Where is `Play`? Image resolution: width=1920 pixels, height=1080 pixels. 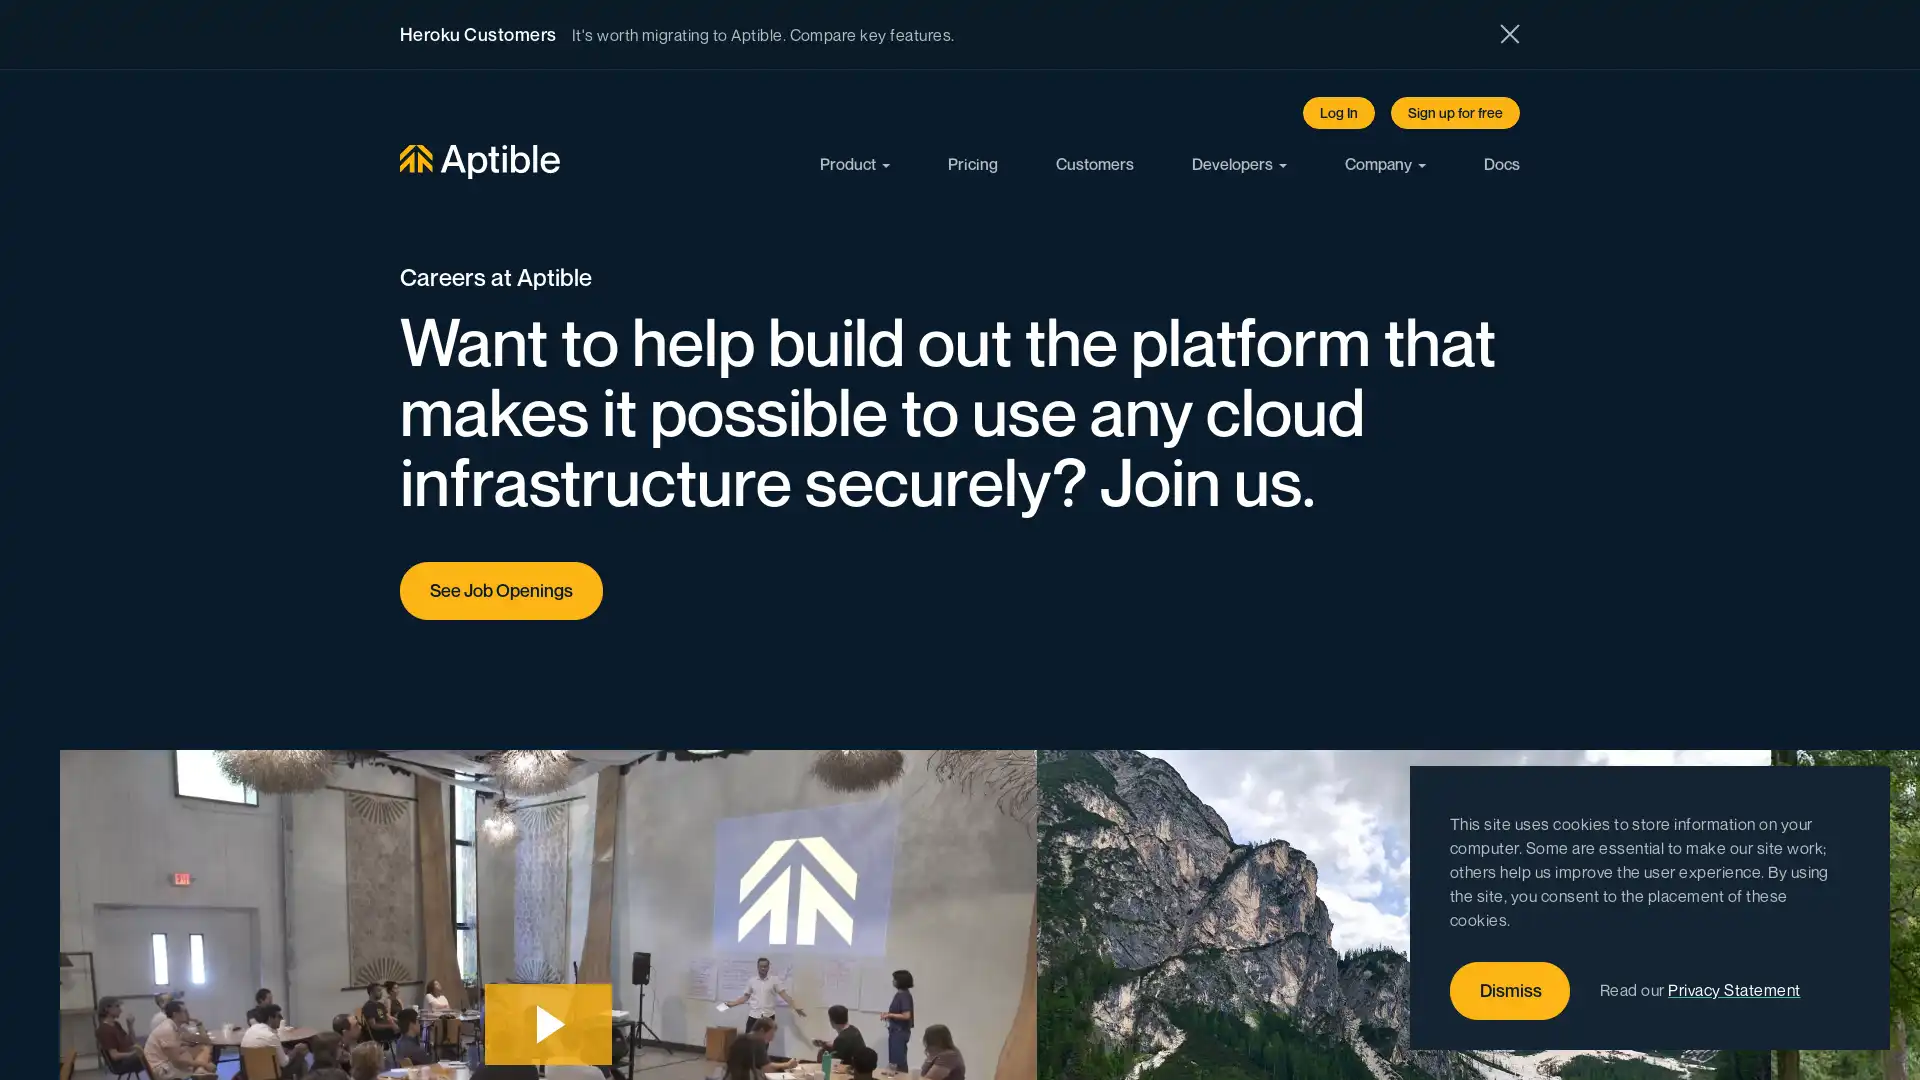 Play is located at coordinates (548, 1023).